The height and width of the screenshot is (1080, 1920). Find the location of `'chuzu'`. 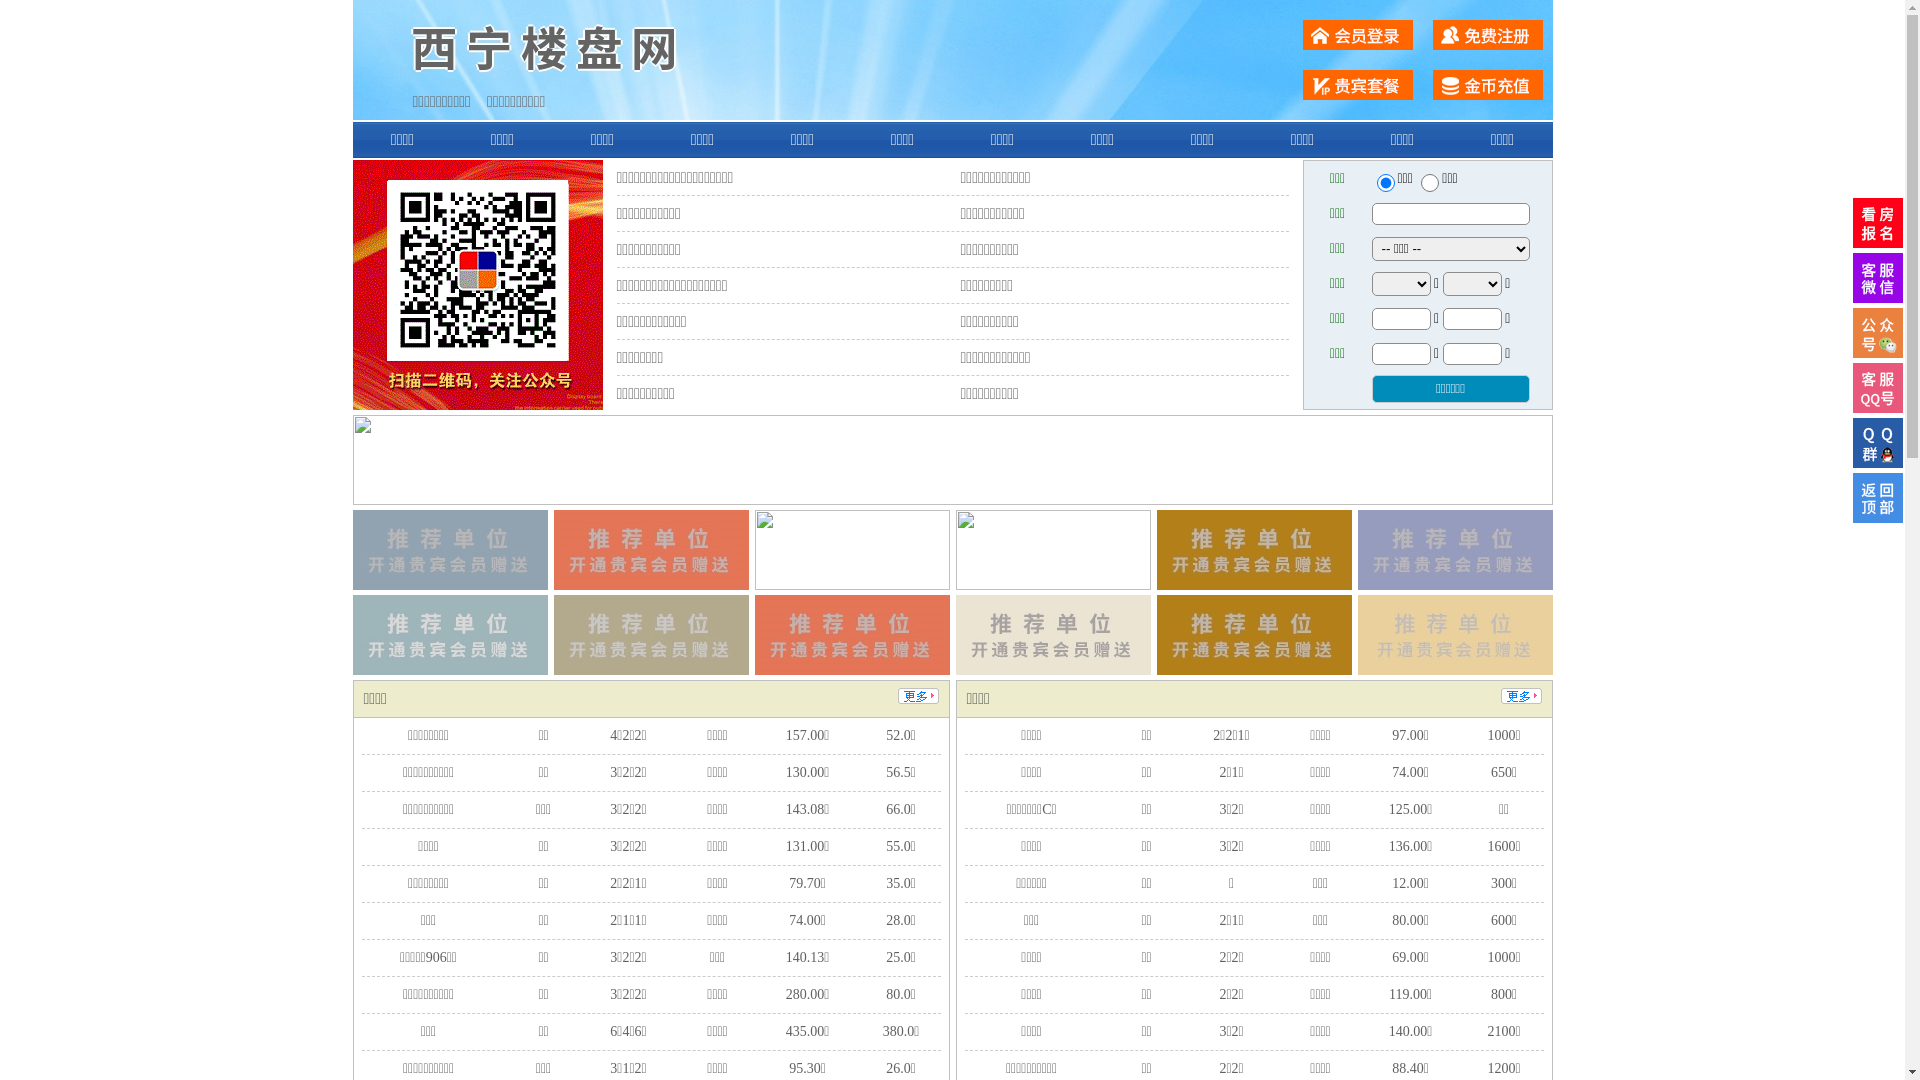

'chuzu' is located at coordinates (1429, 182).